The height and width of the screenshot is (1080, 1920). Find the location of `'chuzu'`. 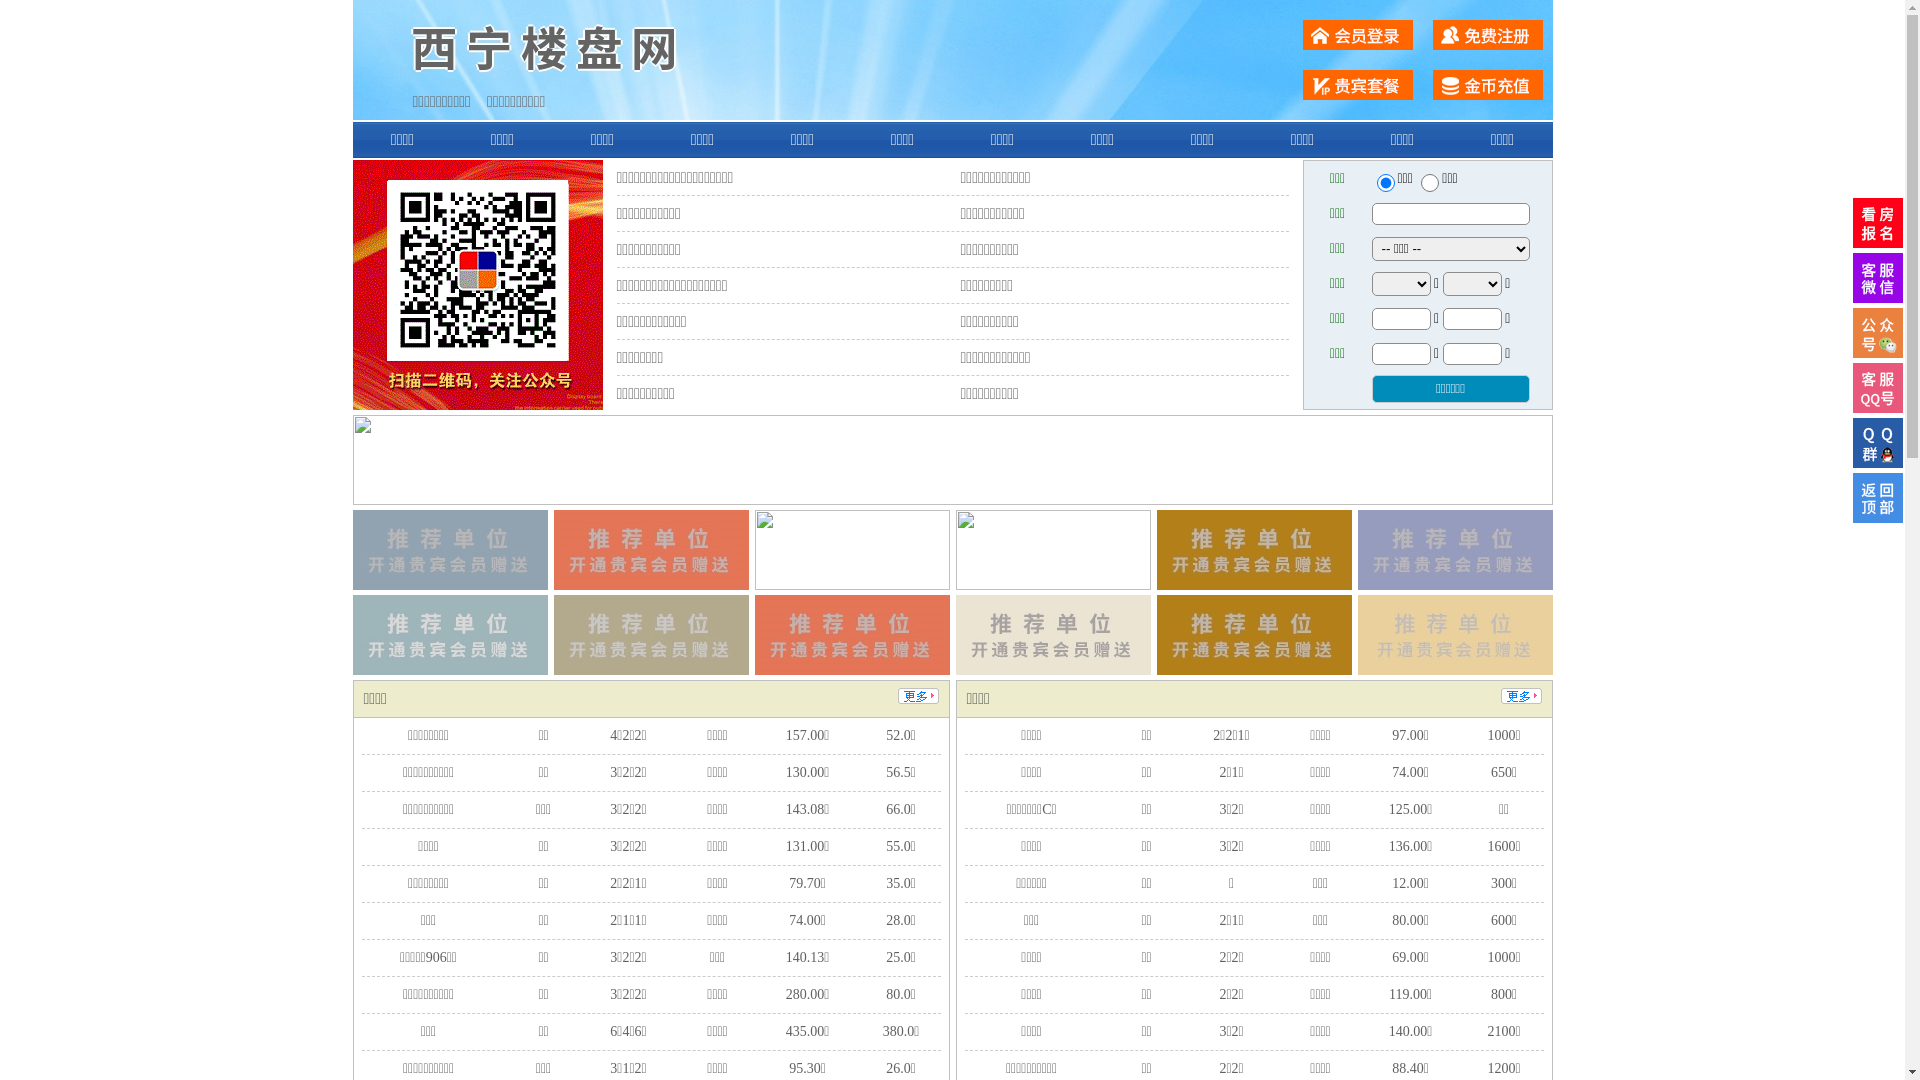

'chuzu' is located at coordinates (1429, 182).